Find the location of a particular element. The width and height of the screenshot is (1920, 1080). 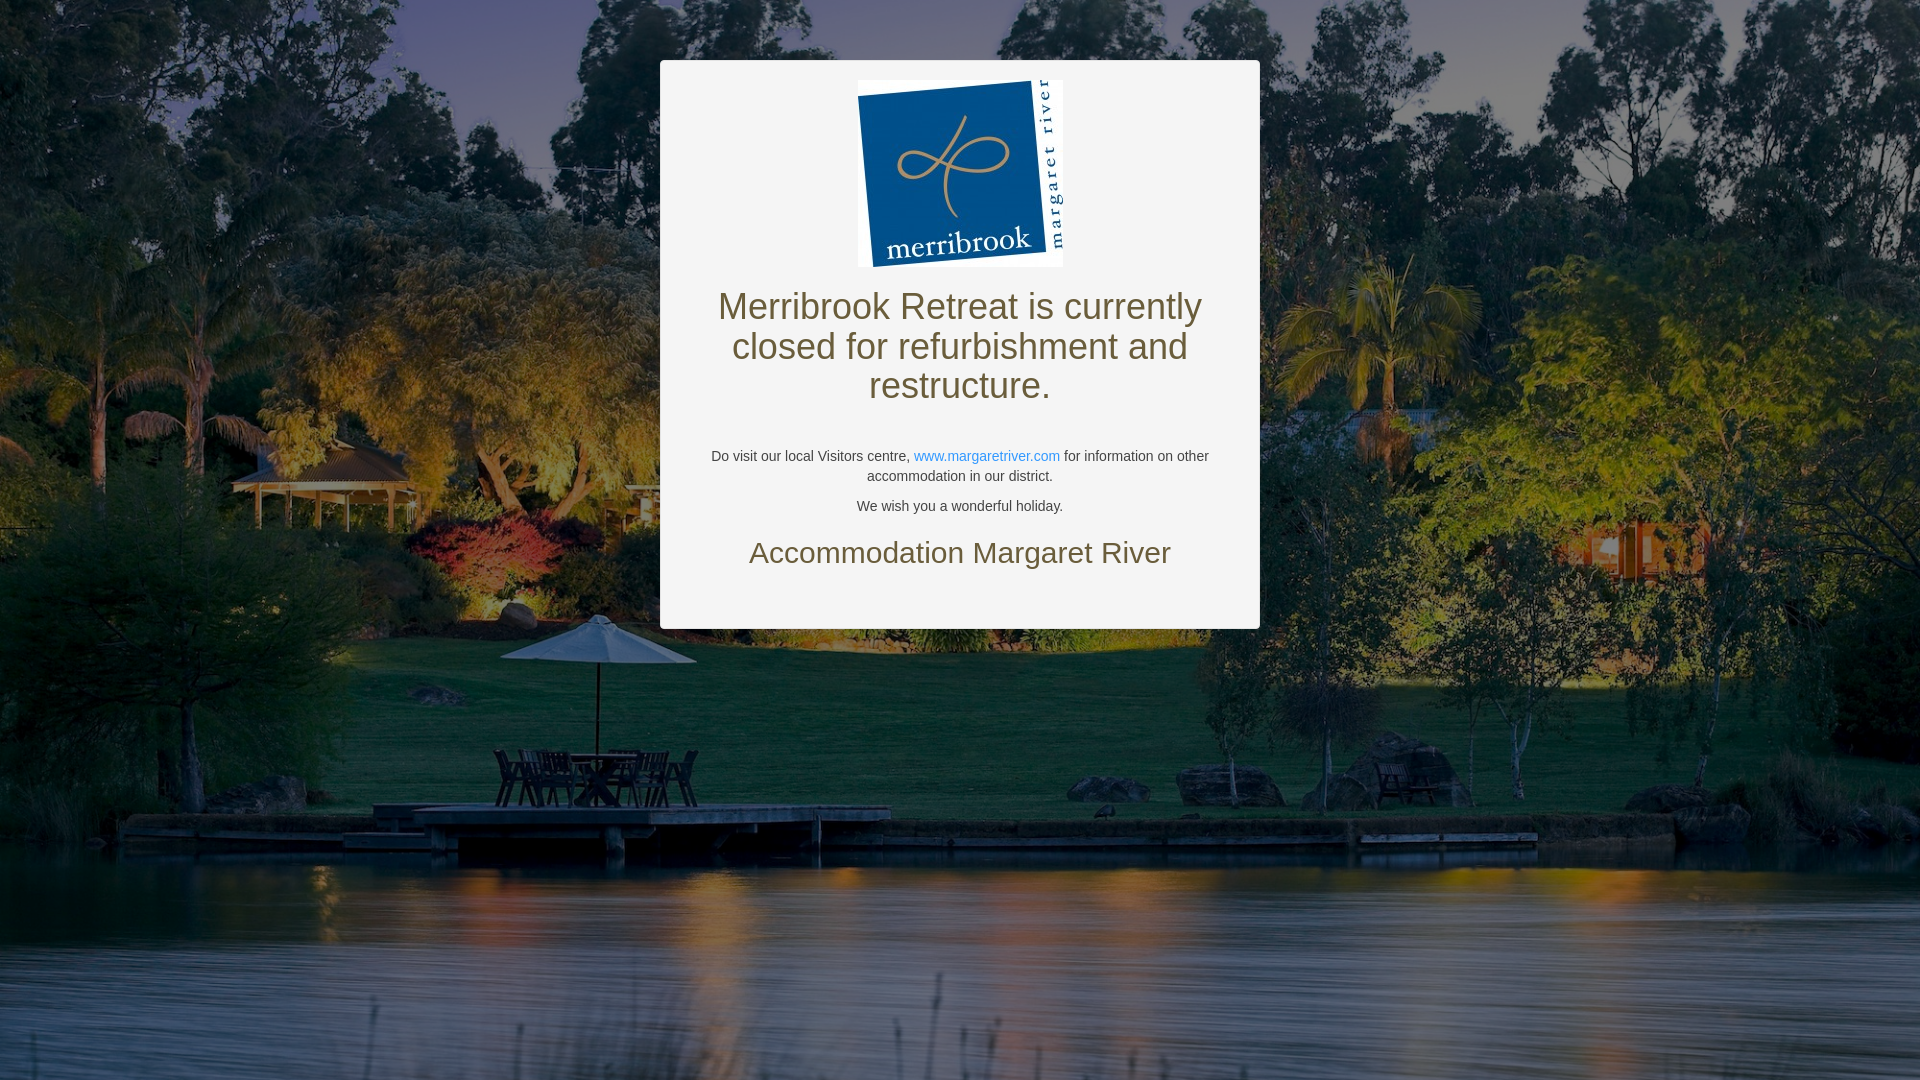

'www.margaretriver.com' is located at coordinates (912, 455).